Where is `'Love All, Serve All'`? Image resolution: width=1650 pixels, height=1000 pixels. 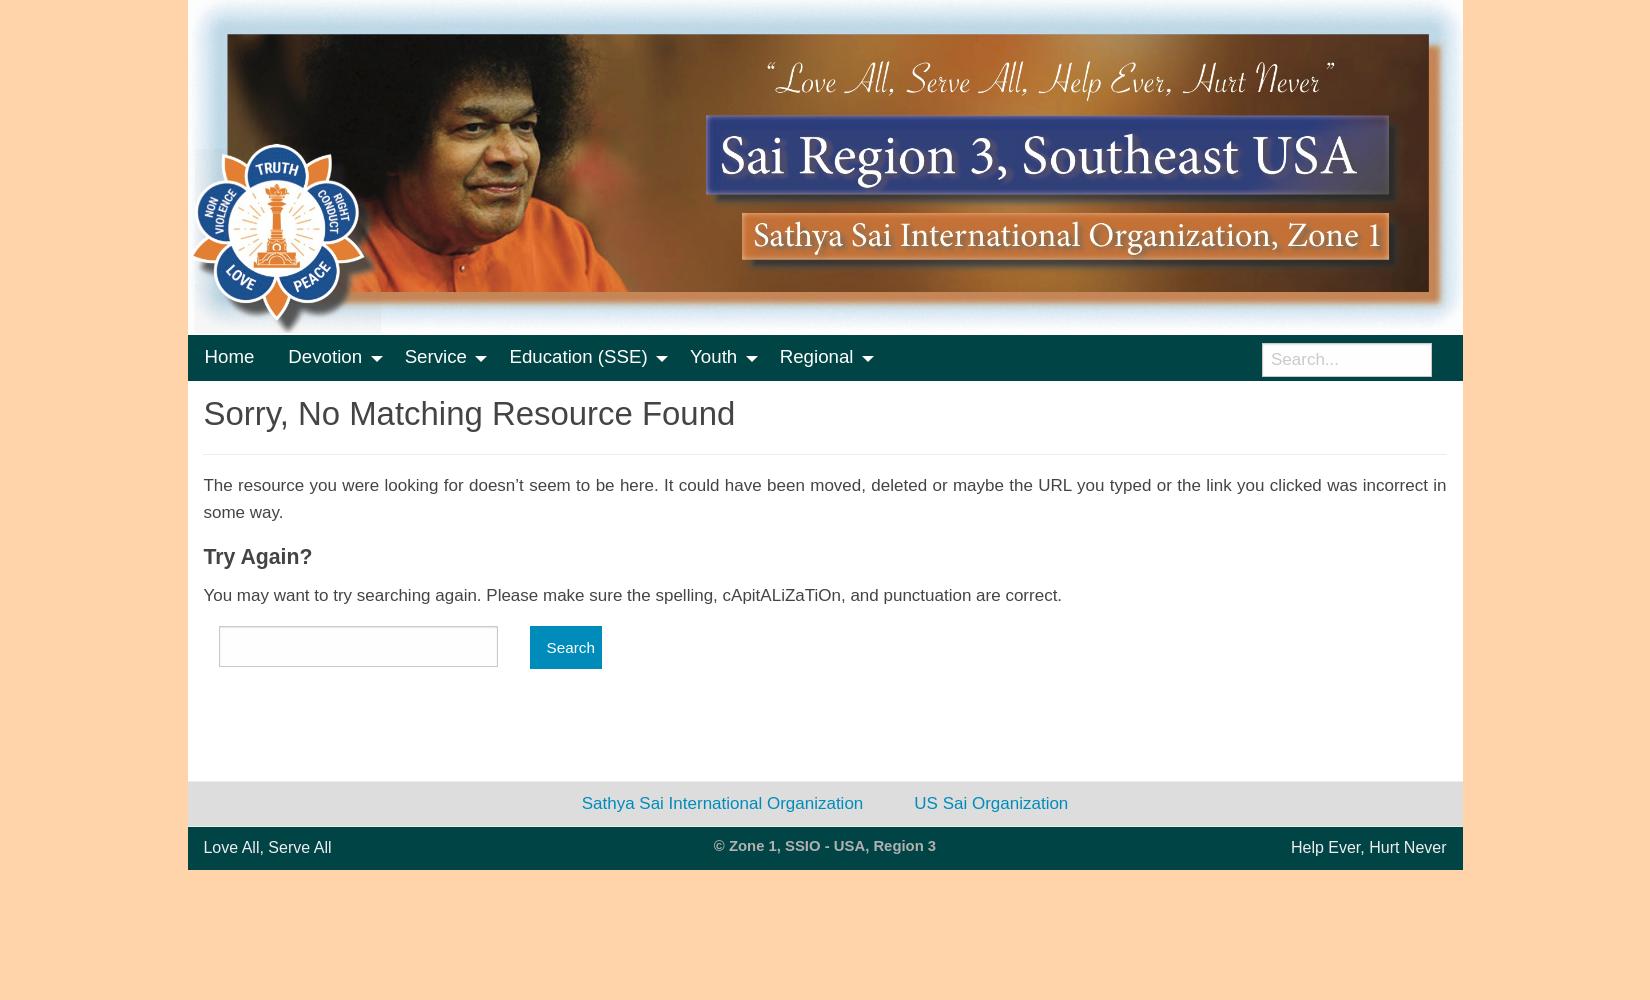 'Love All, Serve All' is located at coordinates (266, 846).